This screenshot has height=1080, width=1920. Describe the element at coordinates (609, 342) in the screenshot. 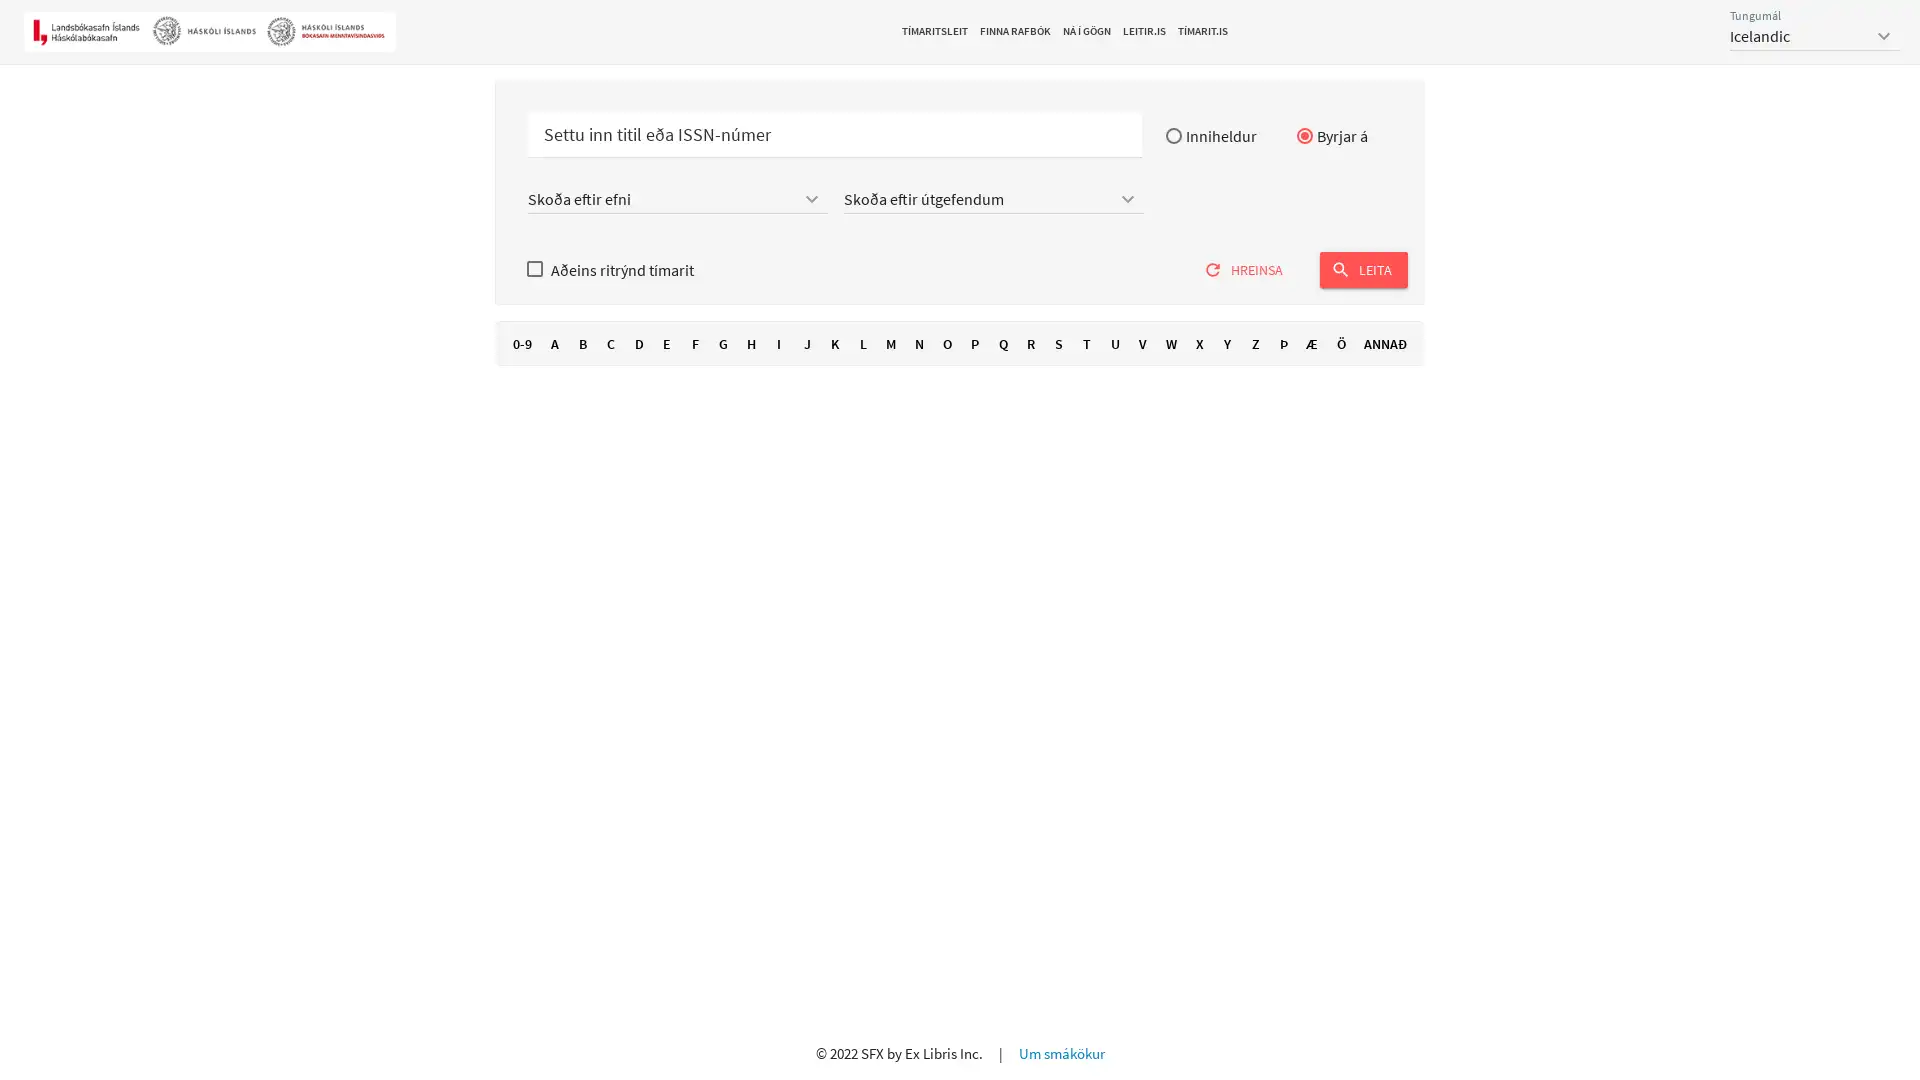

I see `C` at that location.